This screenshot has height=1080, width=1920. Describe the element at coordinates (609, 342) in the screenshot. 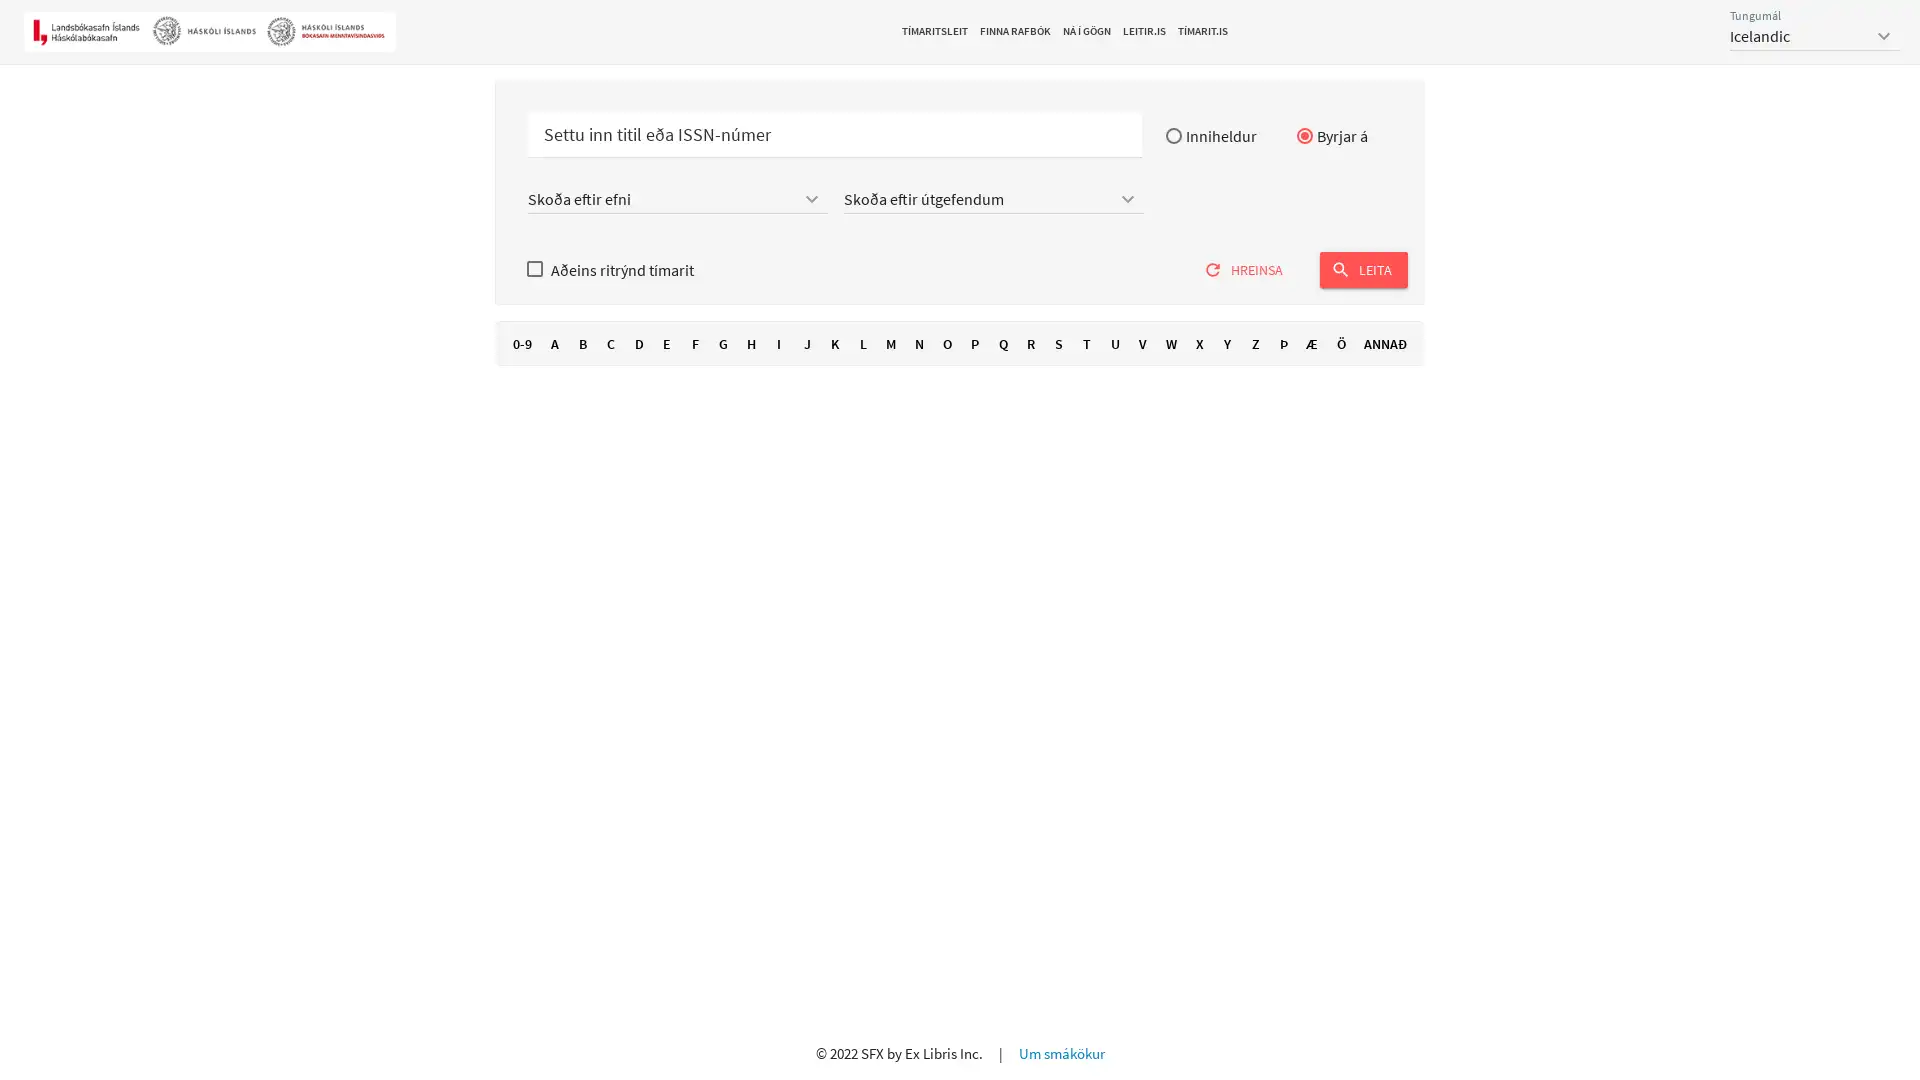

I see `C` at that location.